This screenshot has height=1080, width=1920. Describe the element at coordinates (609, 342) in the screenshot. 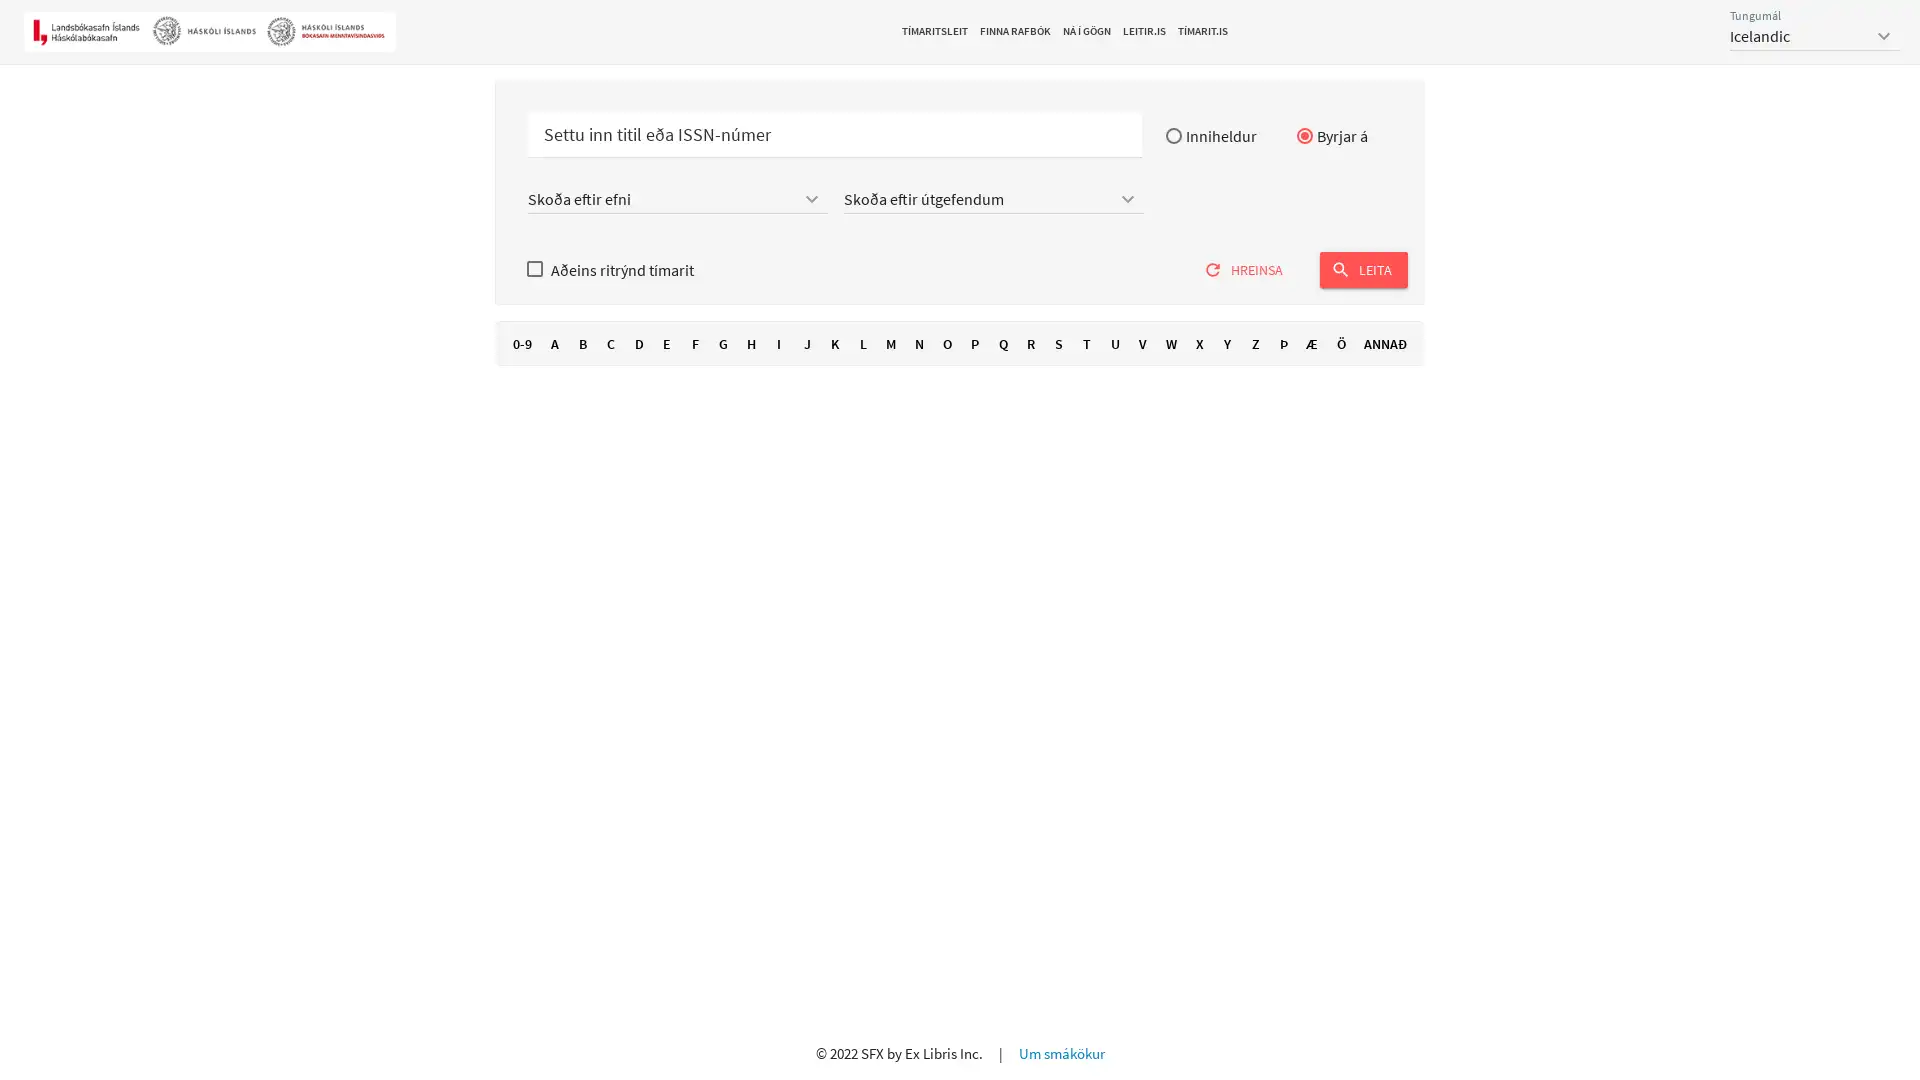

I see `C` at that location.